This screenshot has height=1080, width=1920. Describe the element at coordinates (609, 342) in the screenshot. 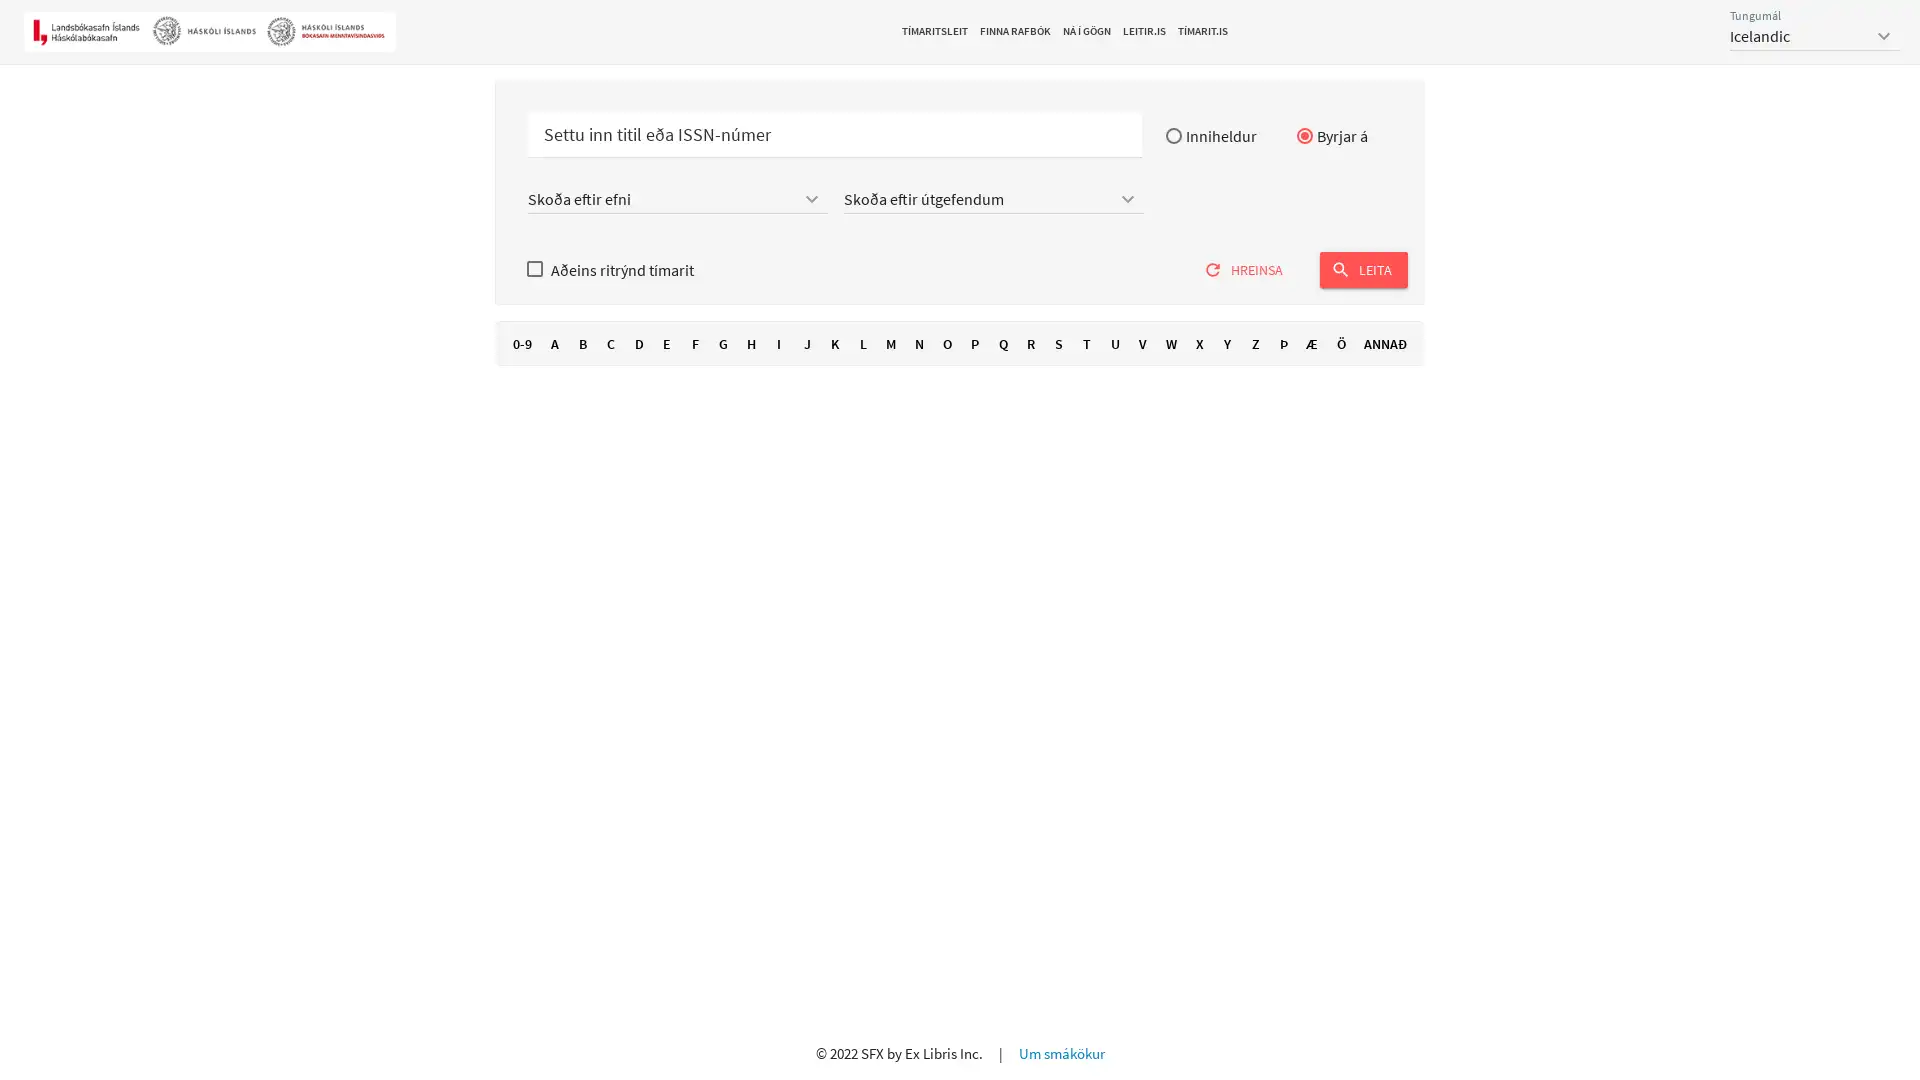

I see `C` at that location.